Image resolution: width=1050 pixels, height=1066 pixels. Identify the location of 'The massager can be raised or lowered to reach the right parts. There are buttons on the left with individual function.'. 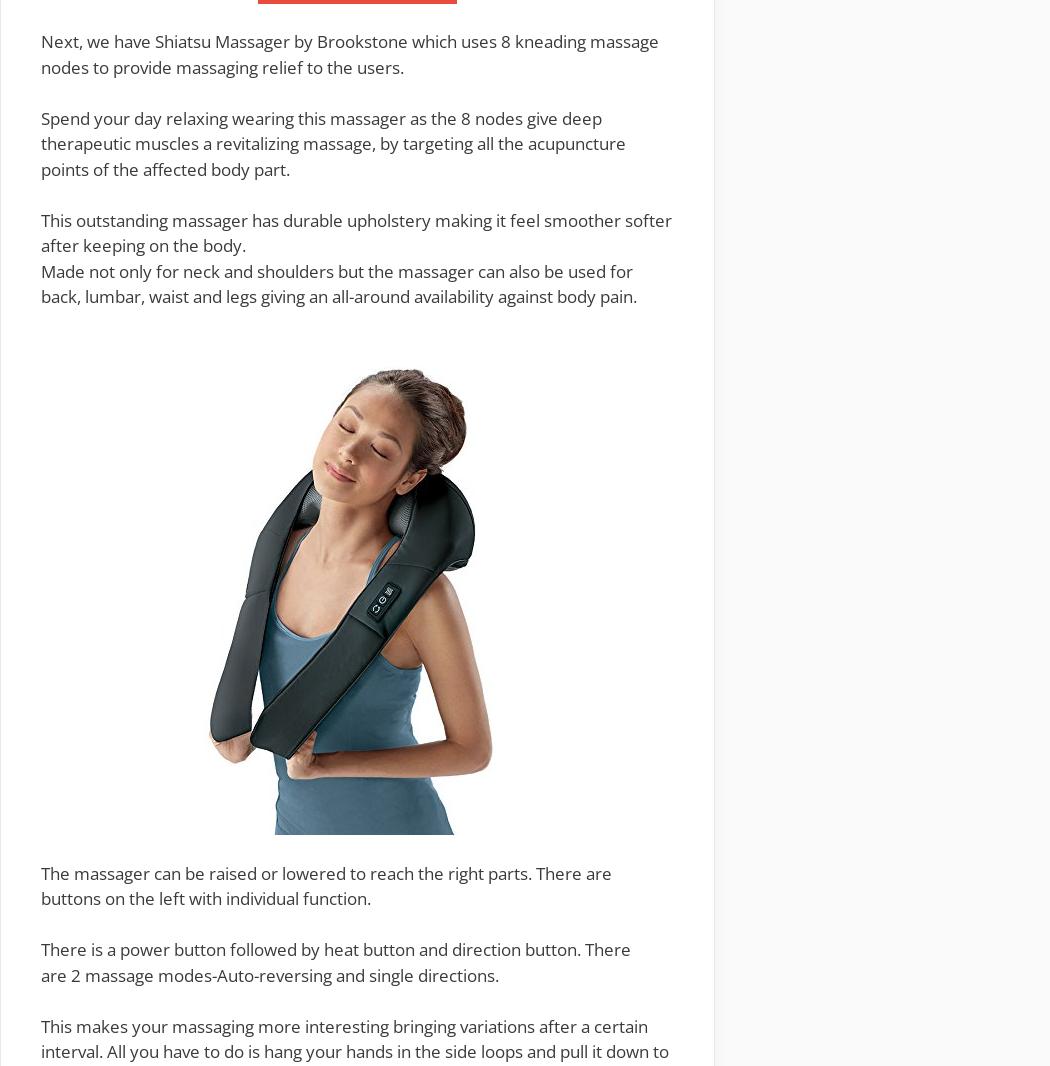
(326, 885).